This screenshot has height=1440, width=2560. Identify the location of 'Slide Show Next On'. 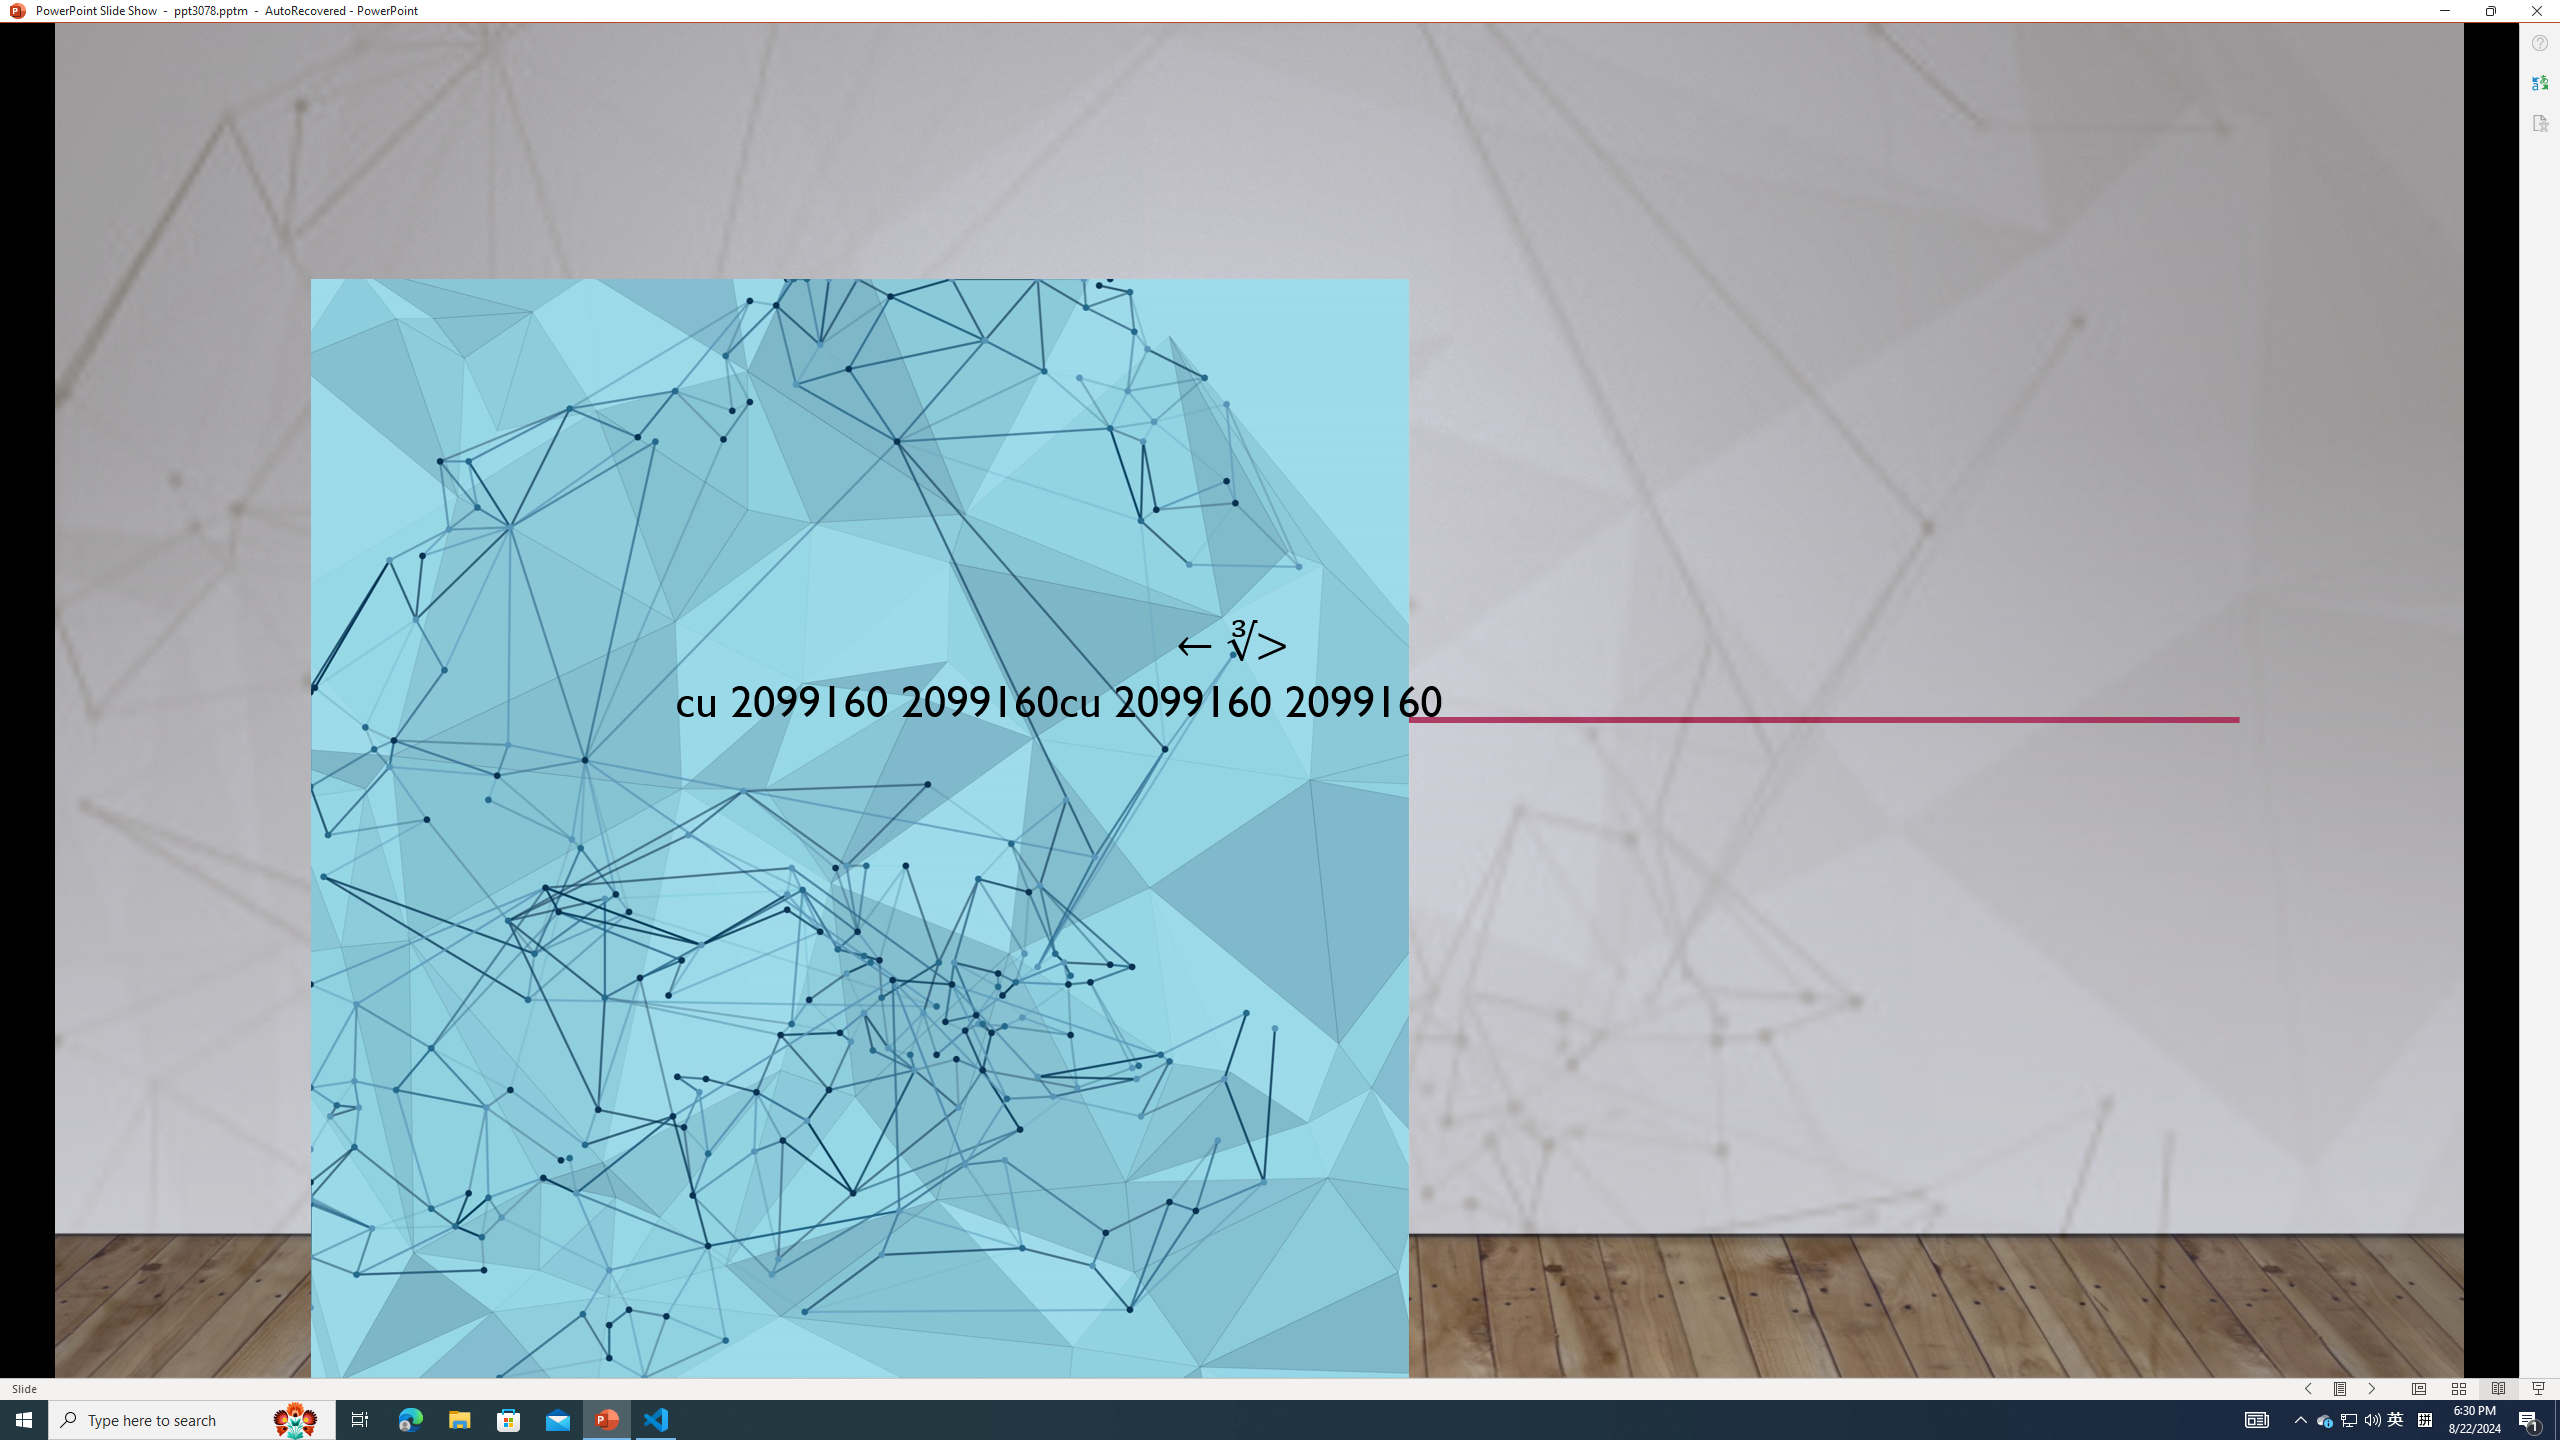
(2372, 1389).